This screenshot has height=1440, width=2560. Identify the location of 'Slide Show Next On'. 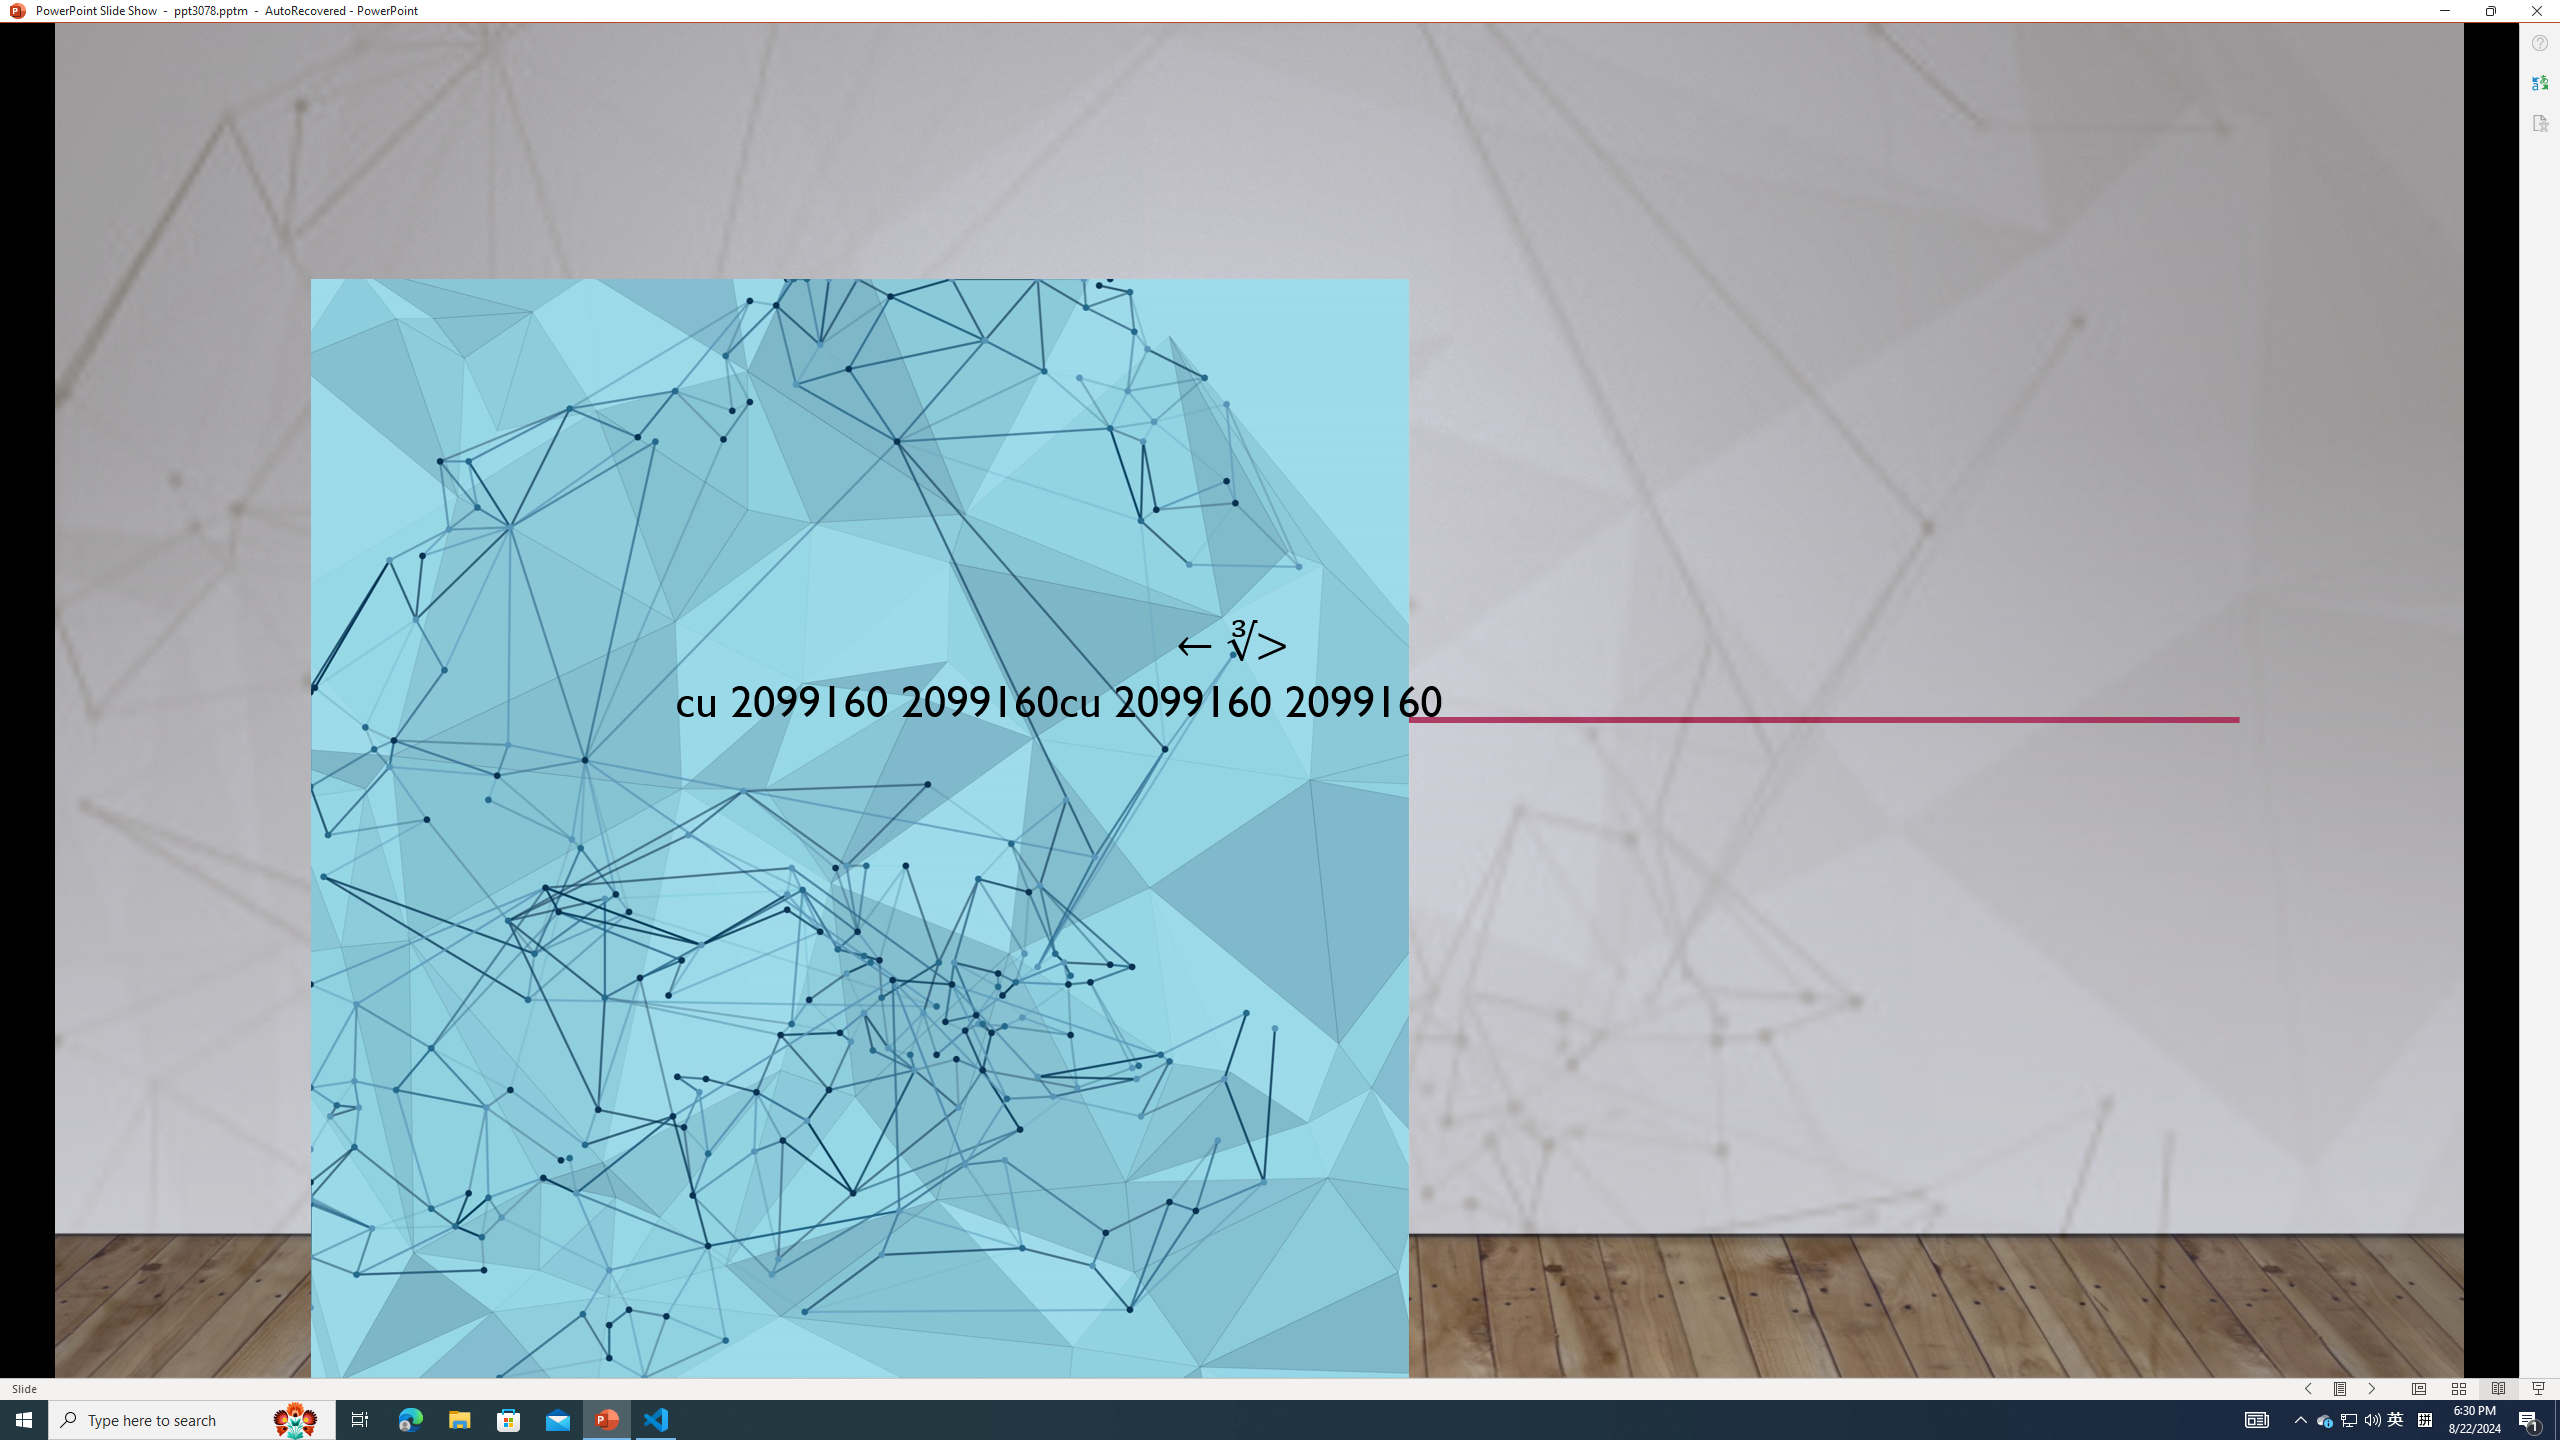
(2372, 1389).